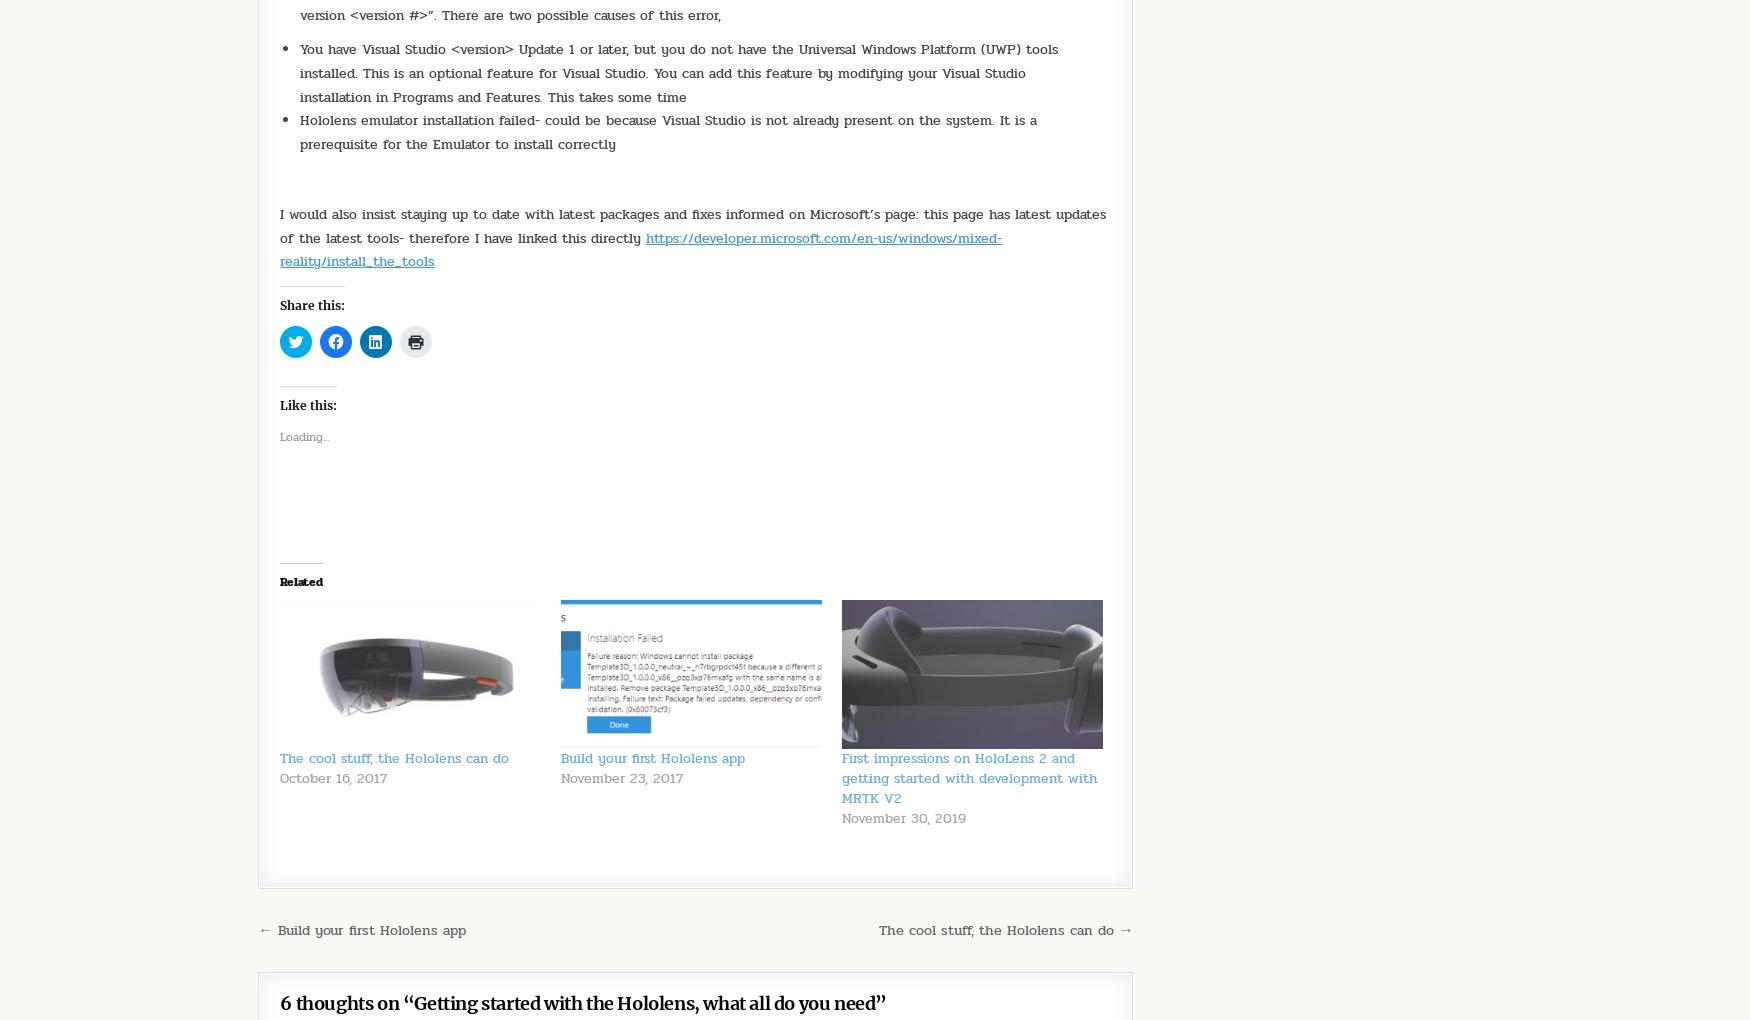 The width and height of the screenshot is (1750, 1020). I want to click on 'Related', so click(279, 525).